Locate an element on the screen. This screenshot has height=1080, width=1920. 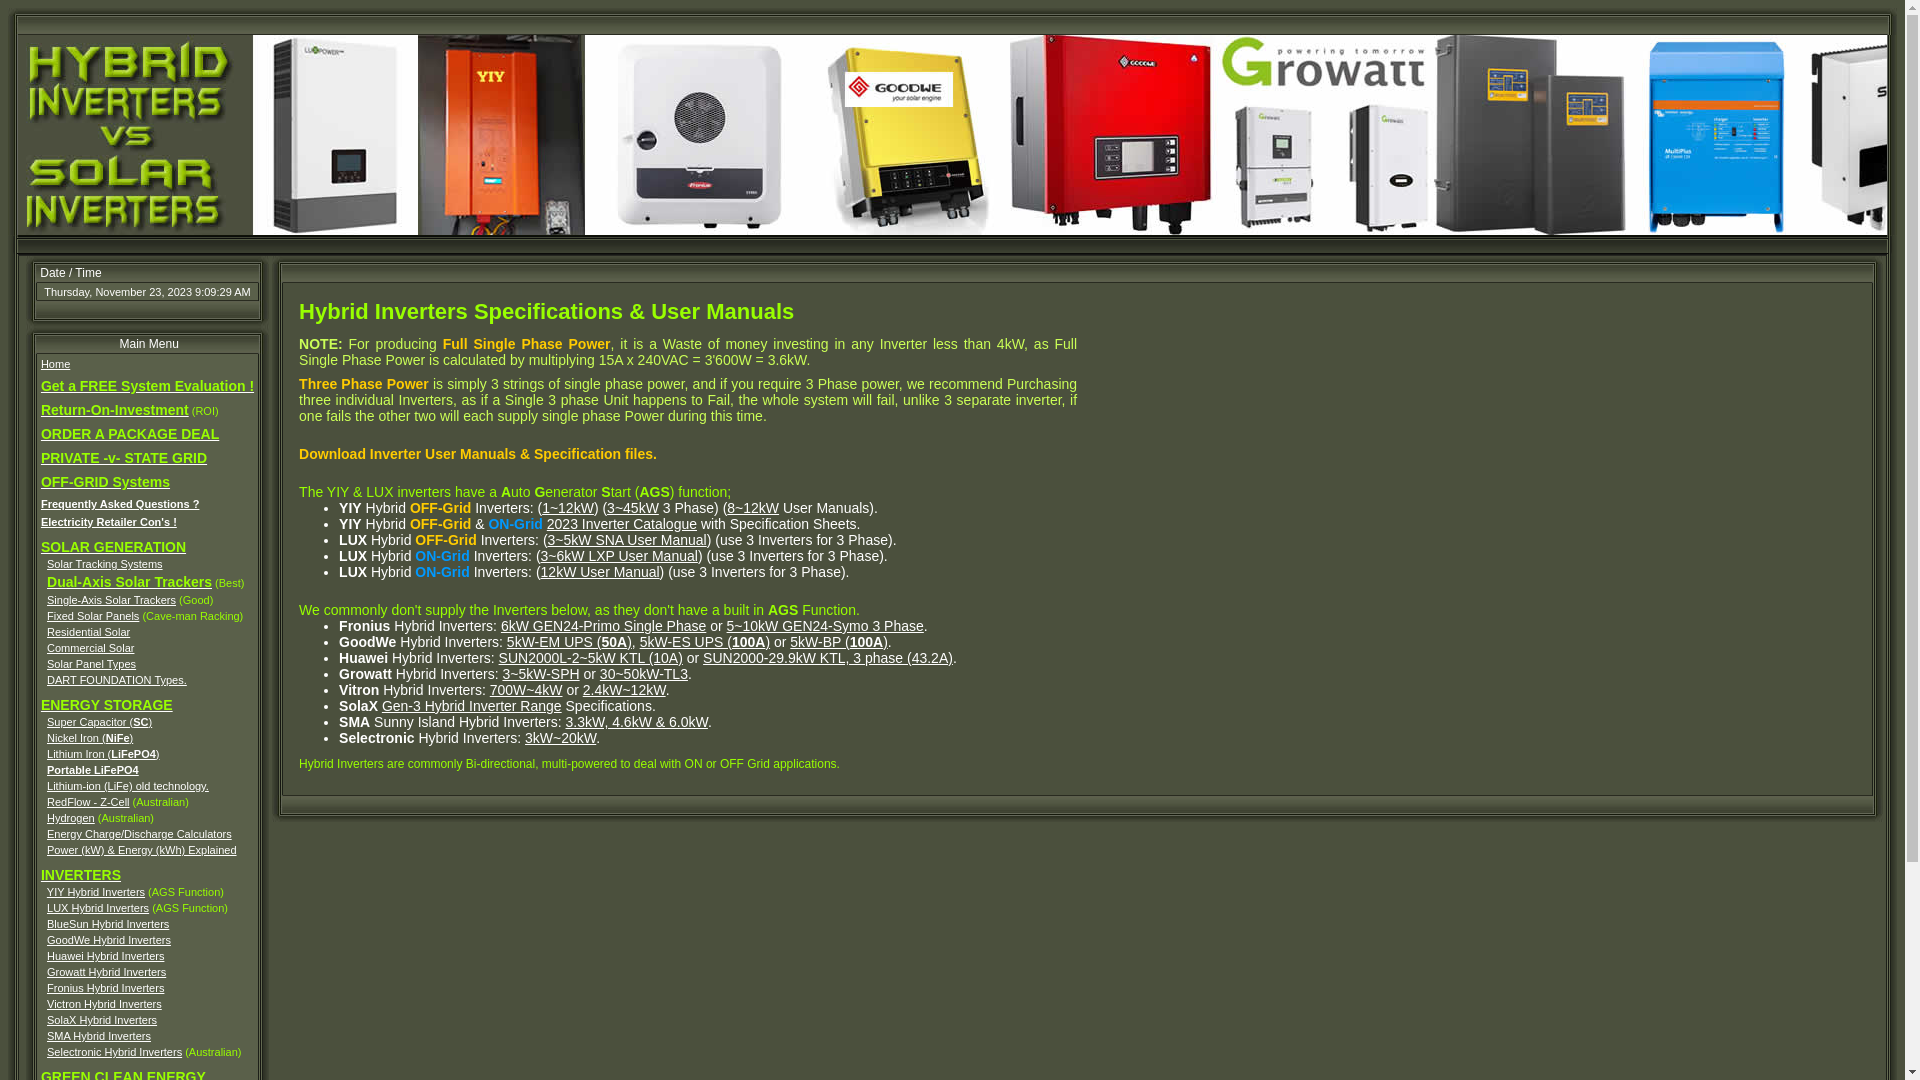
'Frequently Asked Questions ?' is located at coordinates (119, 503).